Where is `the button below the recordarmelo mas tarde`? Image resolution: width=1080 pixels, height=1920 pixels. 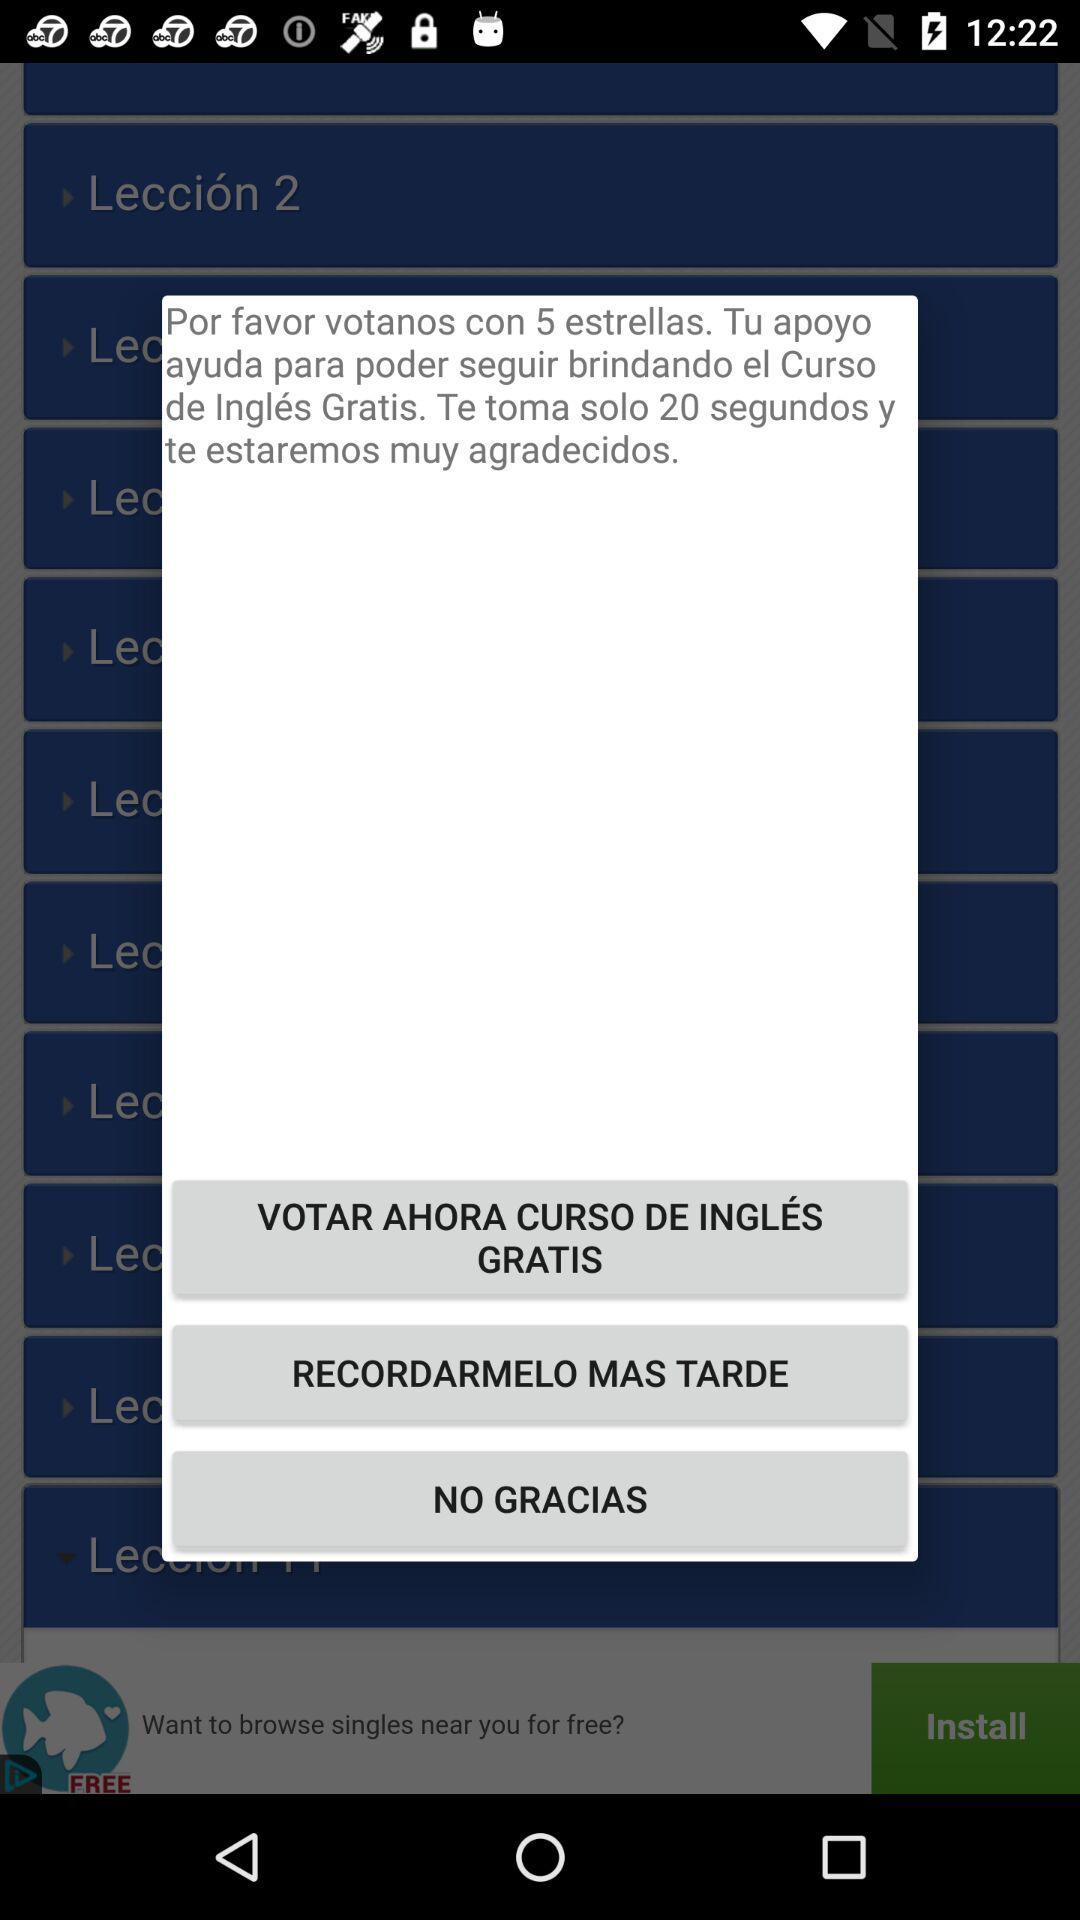
the button below the recordarmelo mas tarde is located at coordinates (540, 1498).